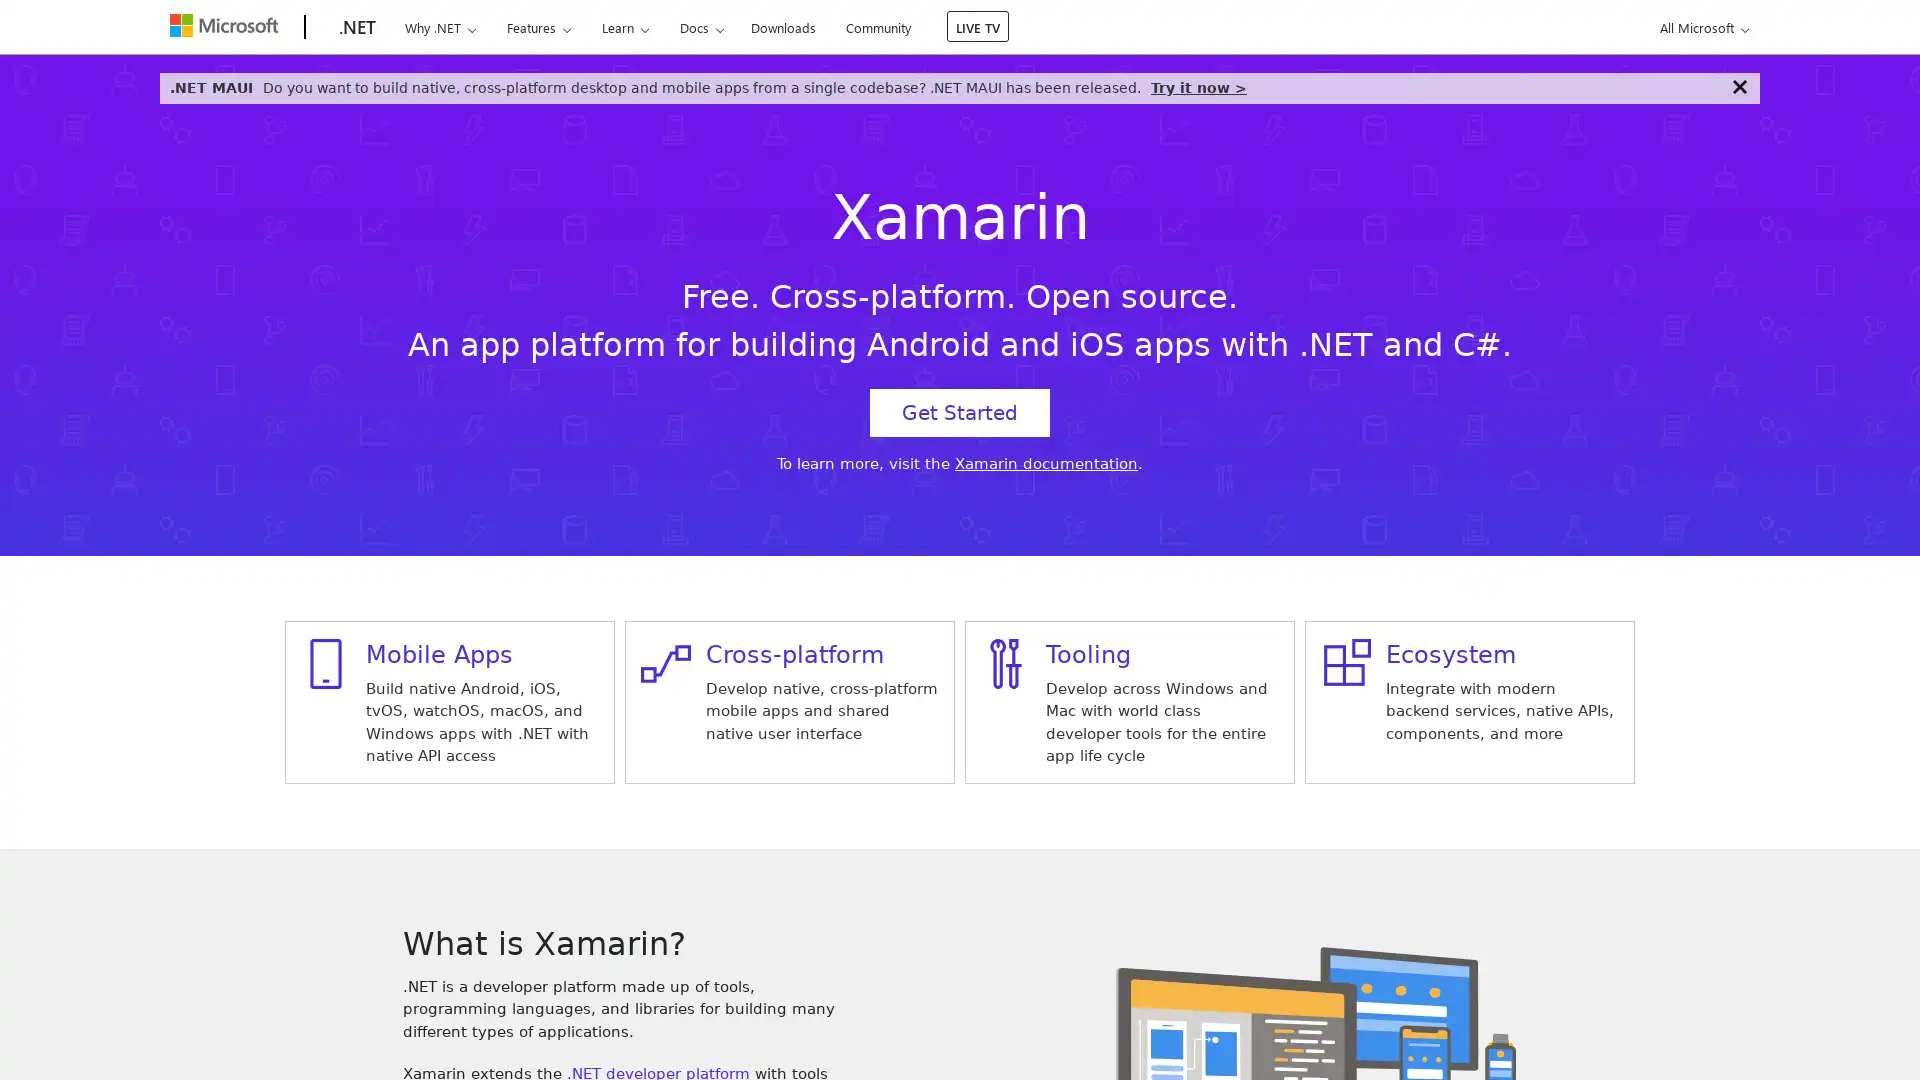 This screenshot has width=1920, height=1080. What do you see at coordinates (623, 27) in the screenshot?
I see `Learn` at bounding box center [623, 27].